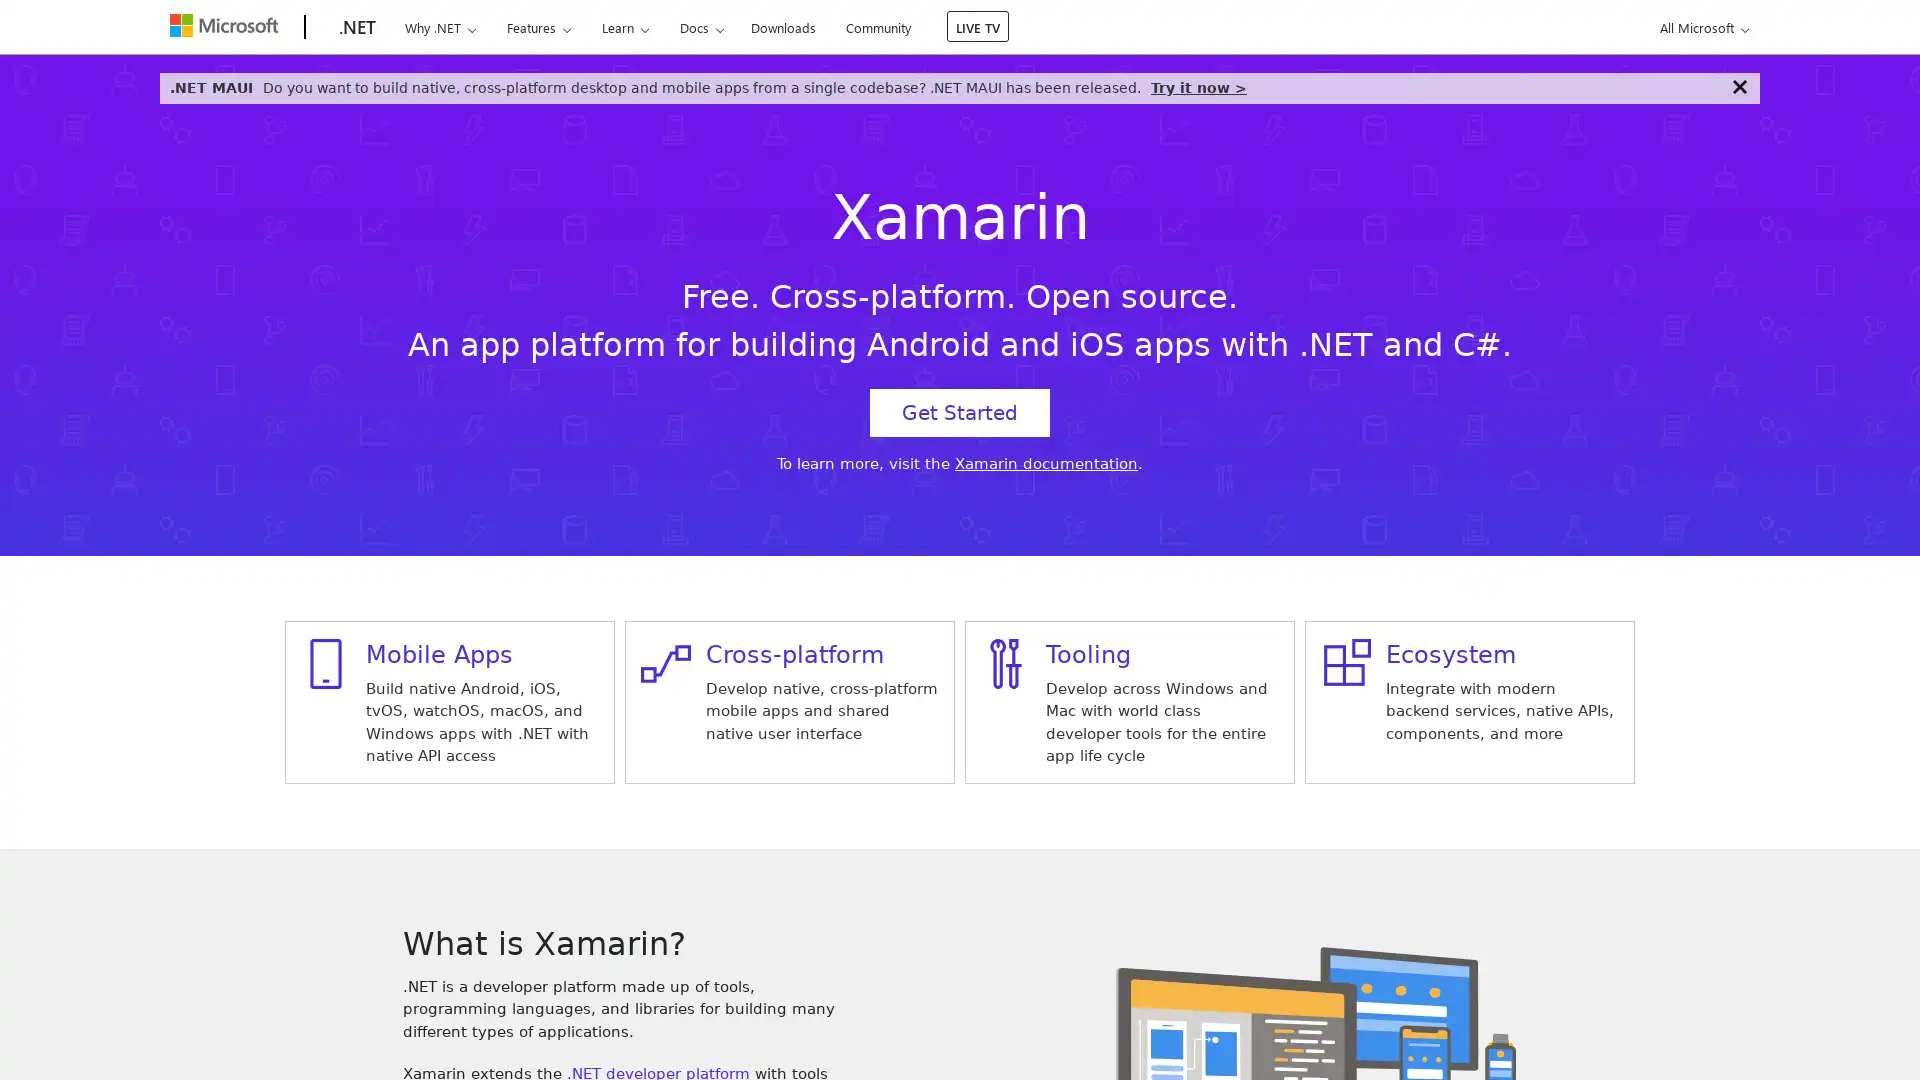 This screenshot has width=1920, height=1080. What do you see at coordinates (623, 27) in the screenshot?
I see `Learn` at bounding box center [623, 27].